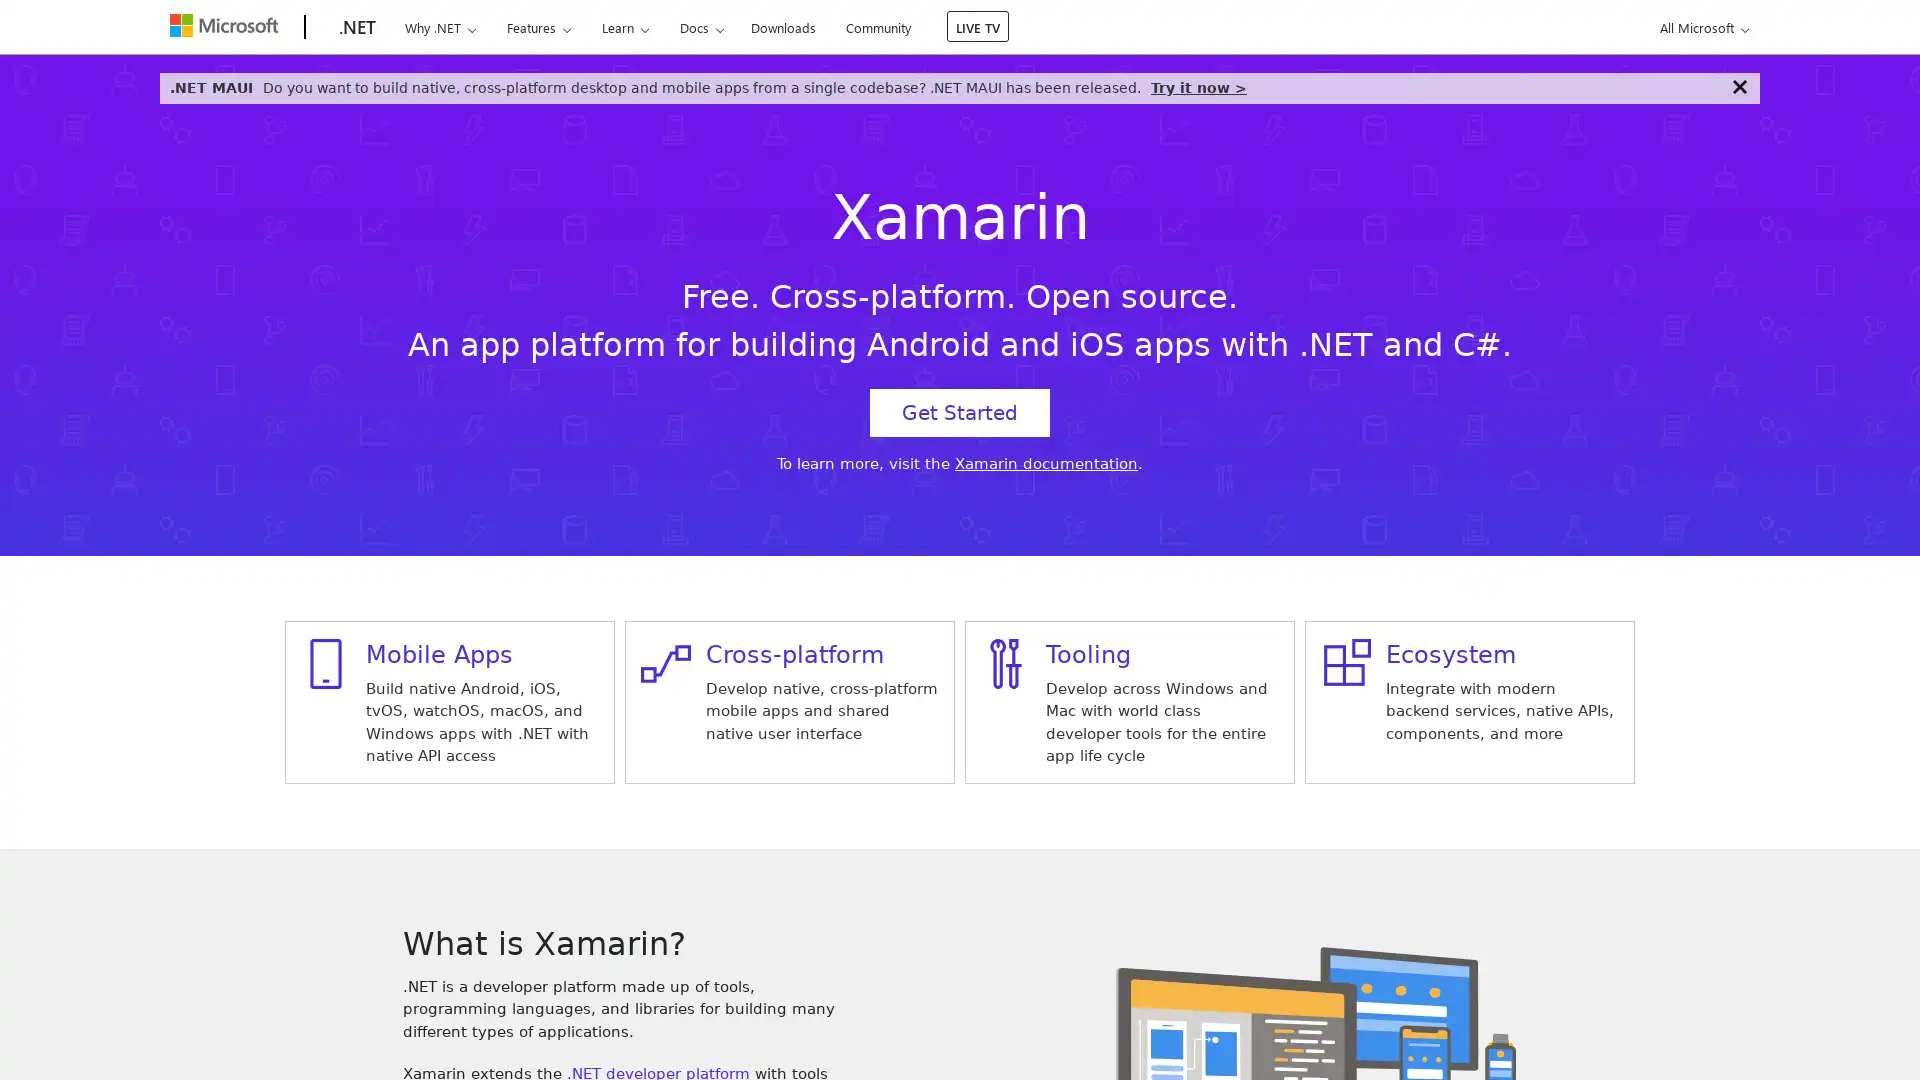 This screenshot has width=1920, height=1080. What do you see at coordinates (623, 27) in the screenshot?
I see `Learn` at bounding box center [623, 27].